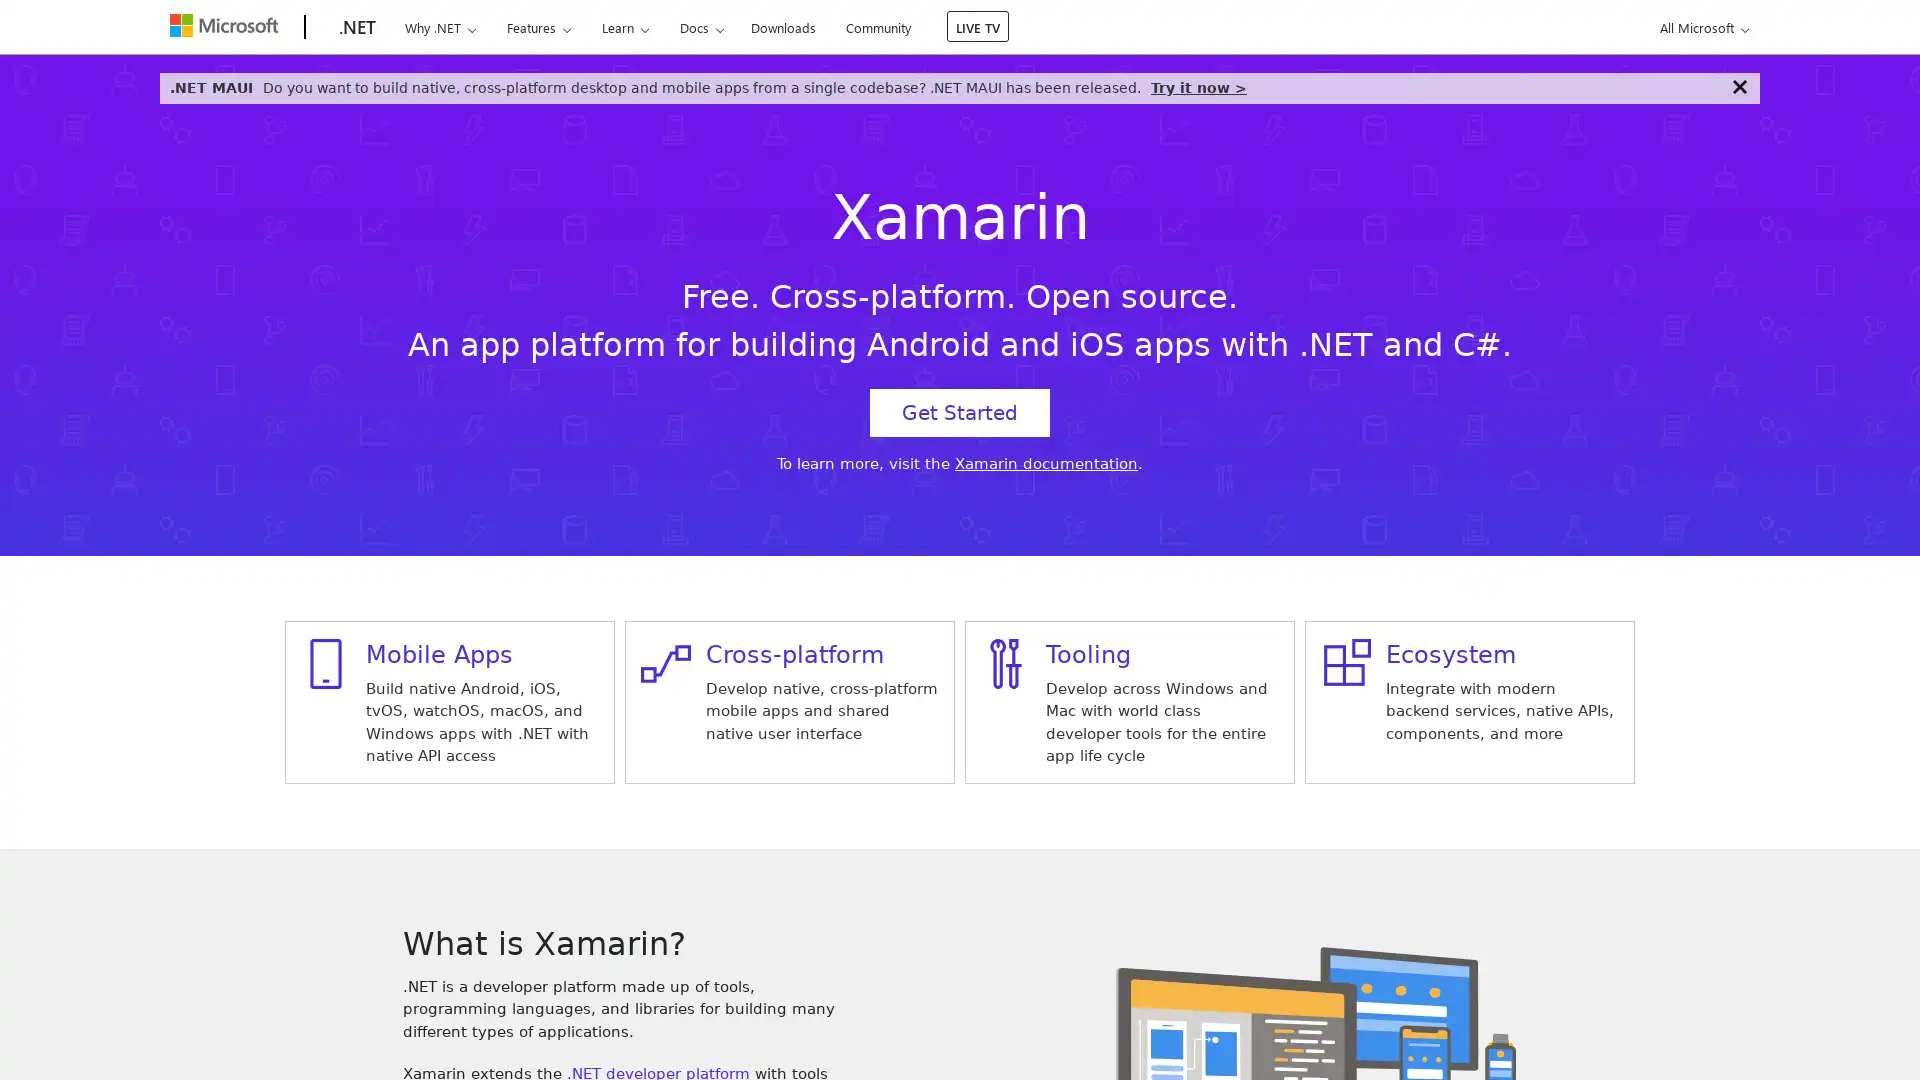 This screenshot has width=1920, height=1080. What do you see at coordinates (623, 27) in the screenshot?
I see `Learn` at bounding box center [623, 27].